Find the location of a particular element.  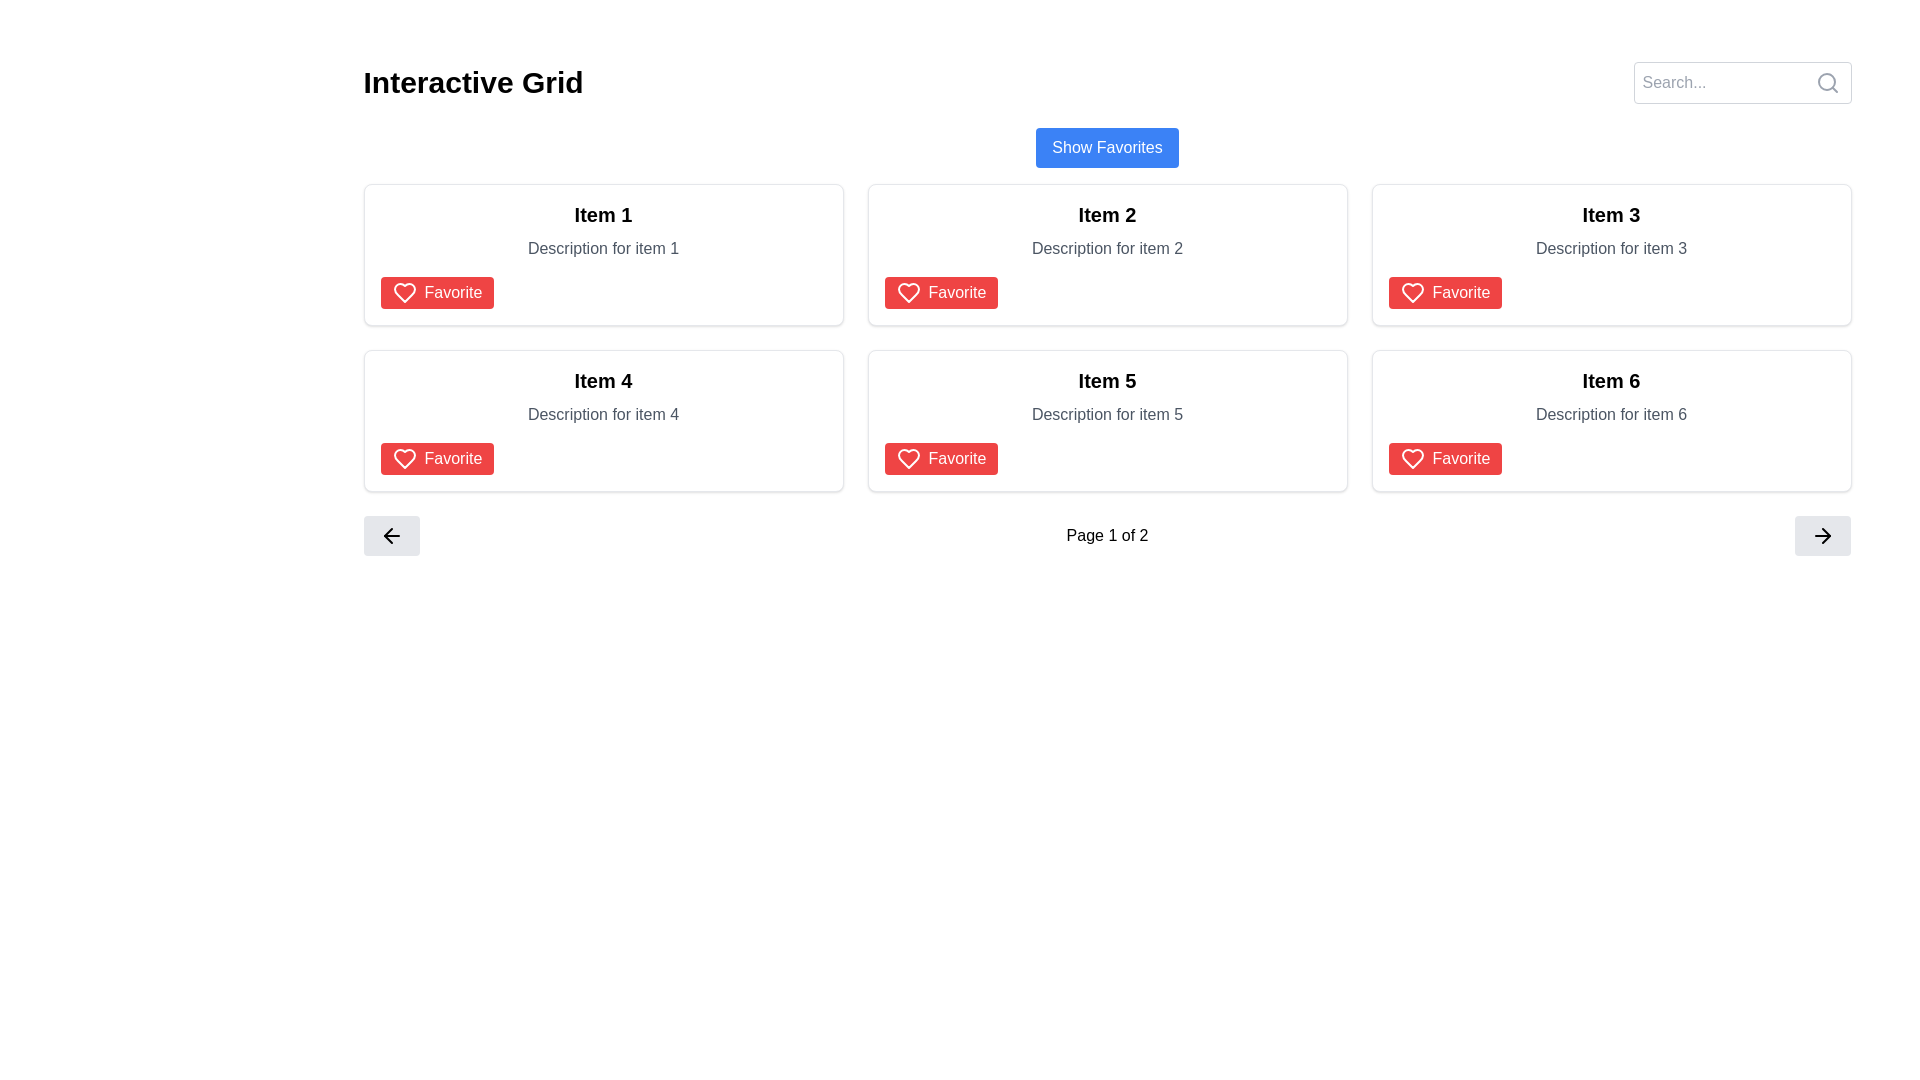

the rectangular button with a blue background and white bold text that reads 'Show Favorites' is located at coordinates (1106, 146).